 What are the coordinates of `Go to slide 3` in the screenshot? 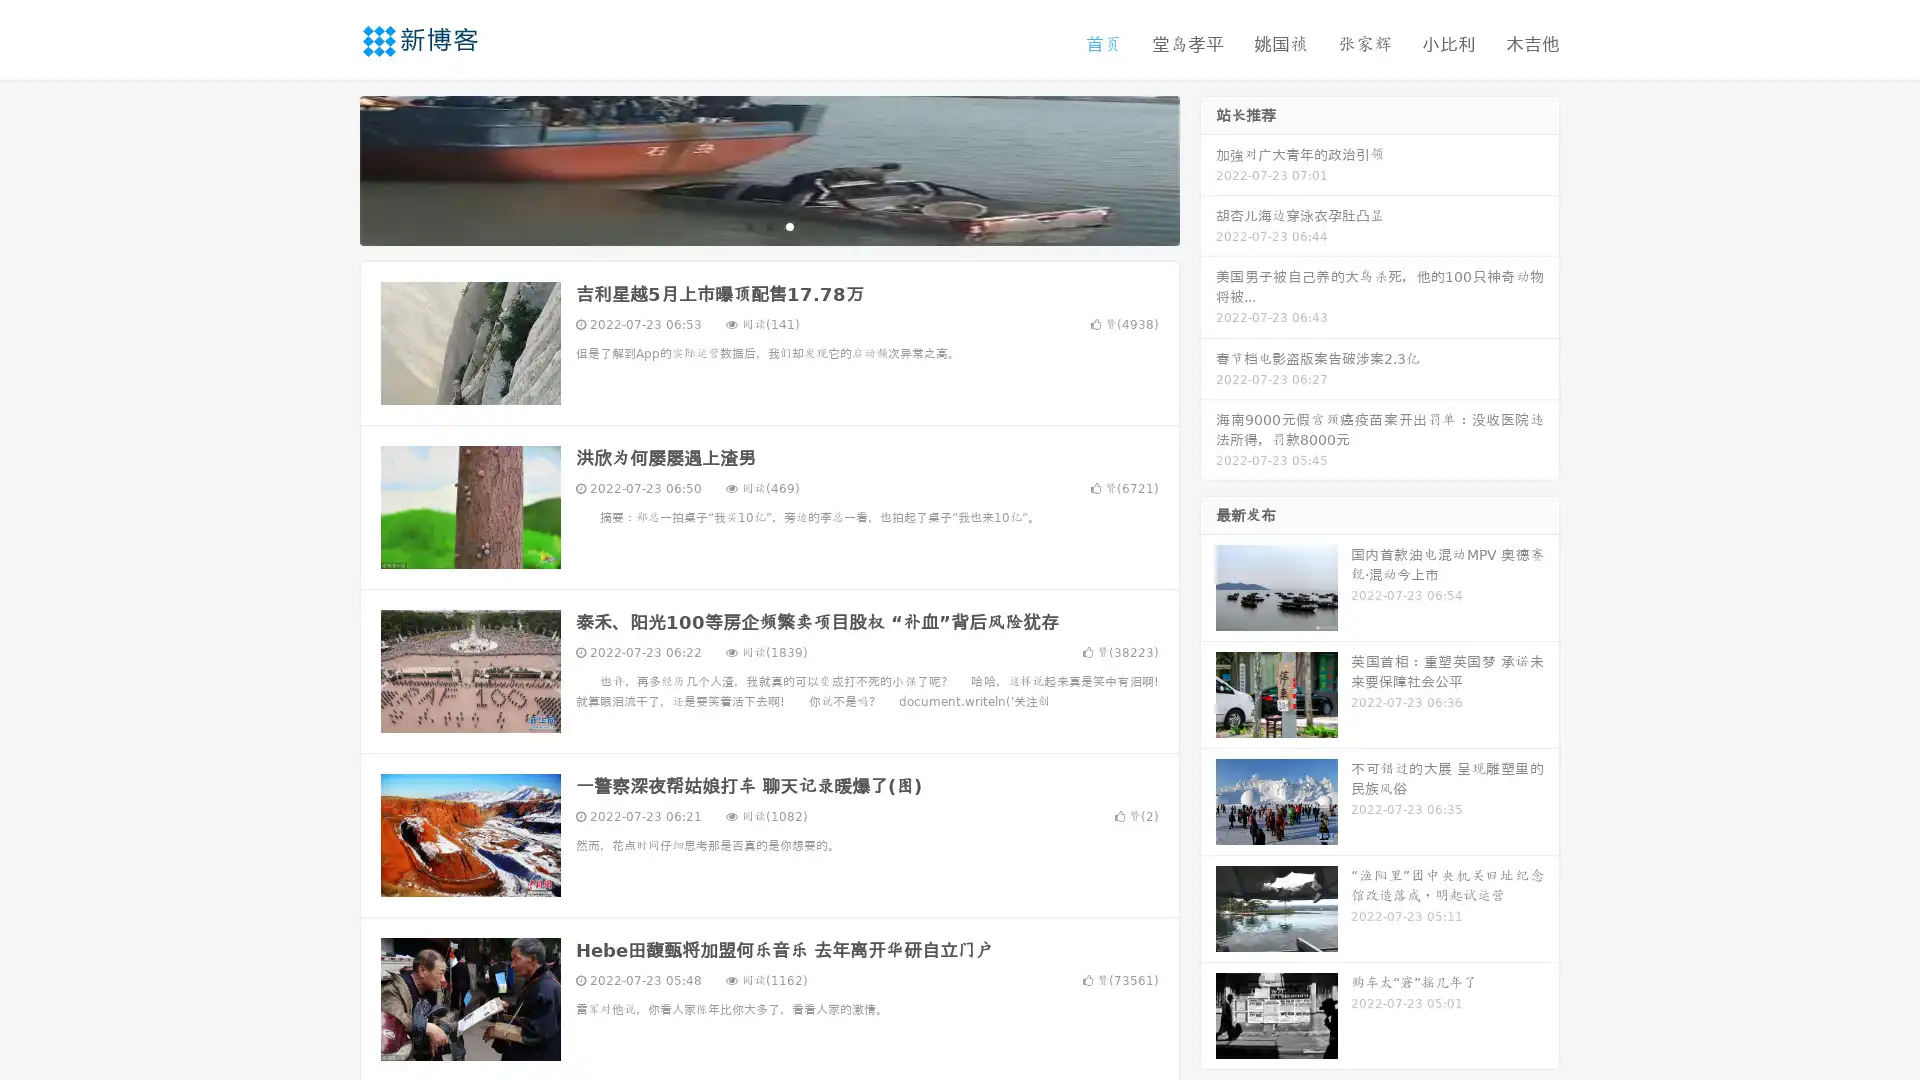 It's located at (789, 225).